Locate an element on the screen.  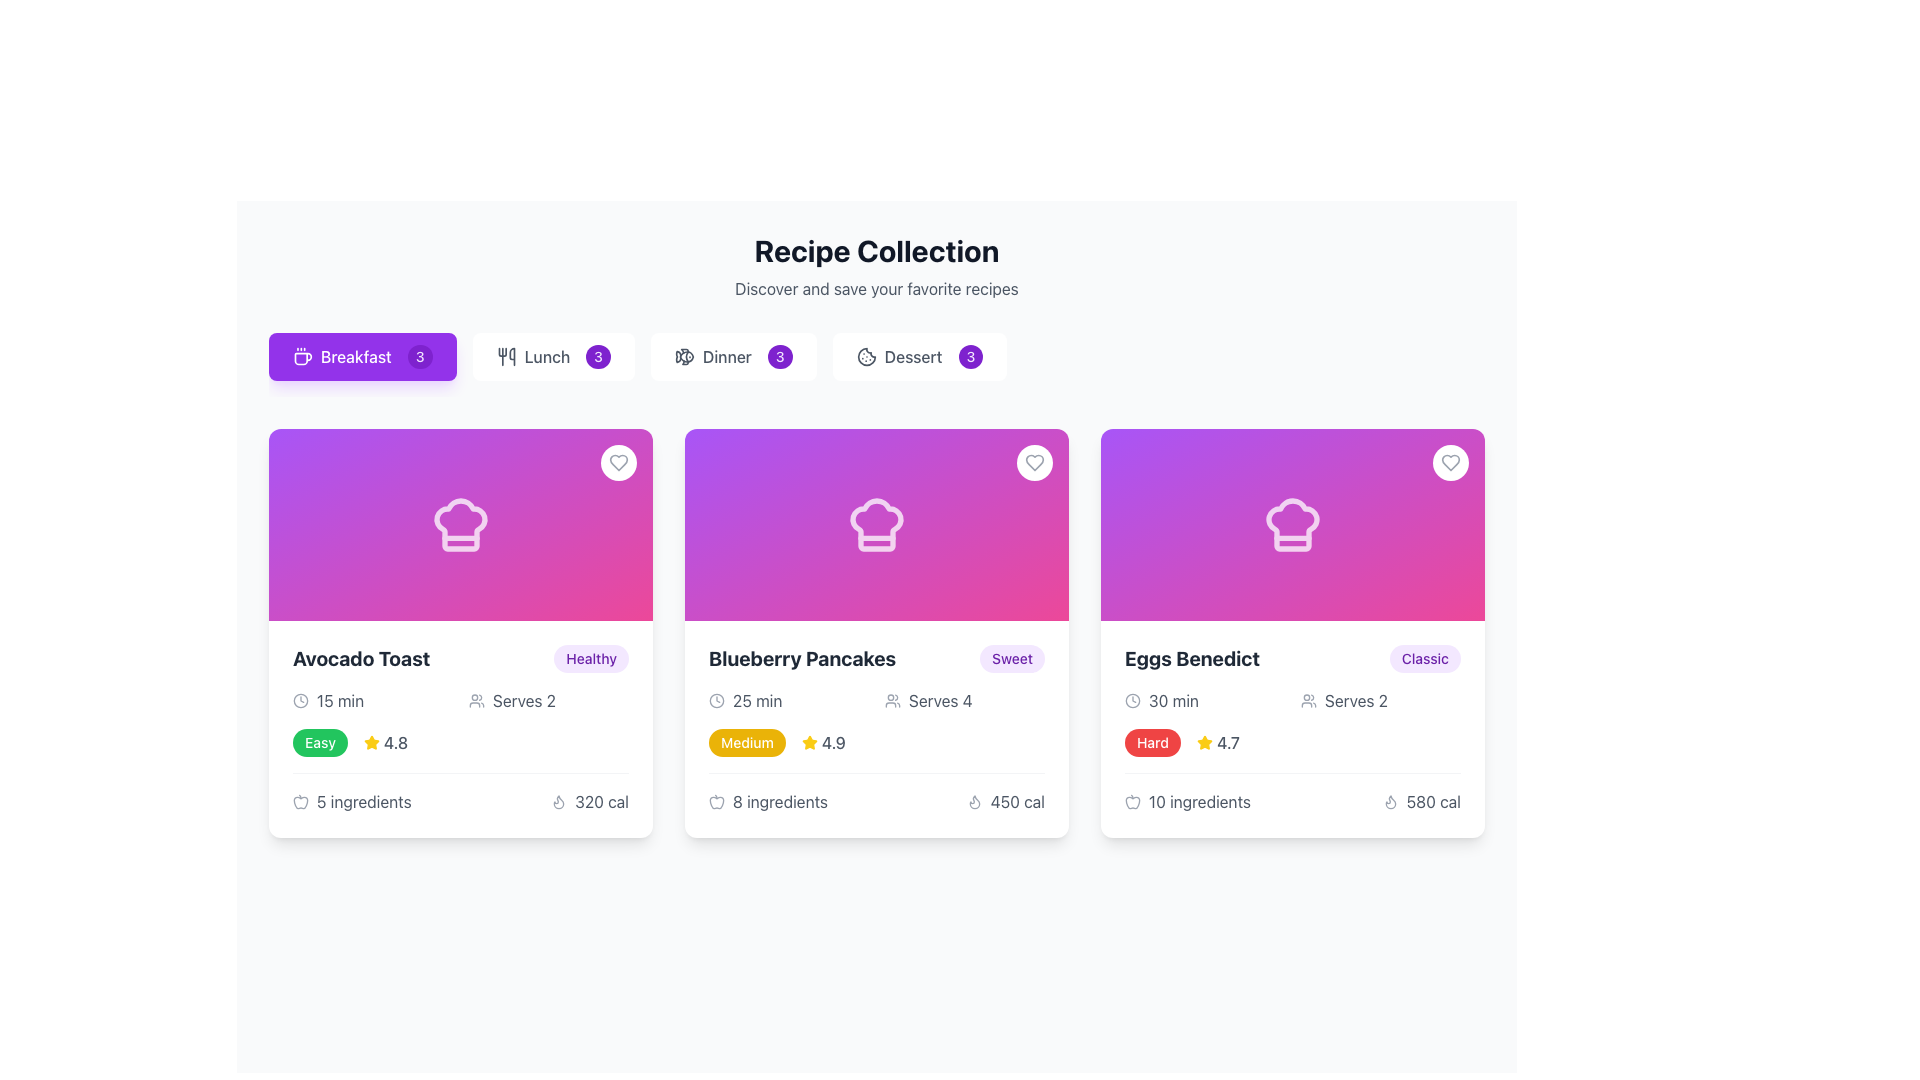
the 'Dessert' button, which features a cookie icon and a badge indicating '3' is located at coordinates (919, 356).